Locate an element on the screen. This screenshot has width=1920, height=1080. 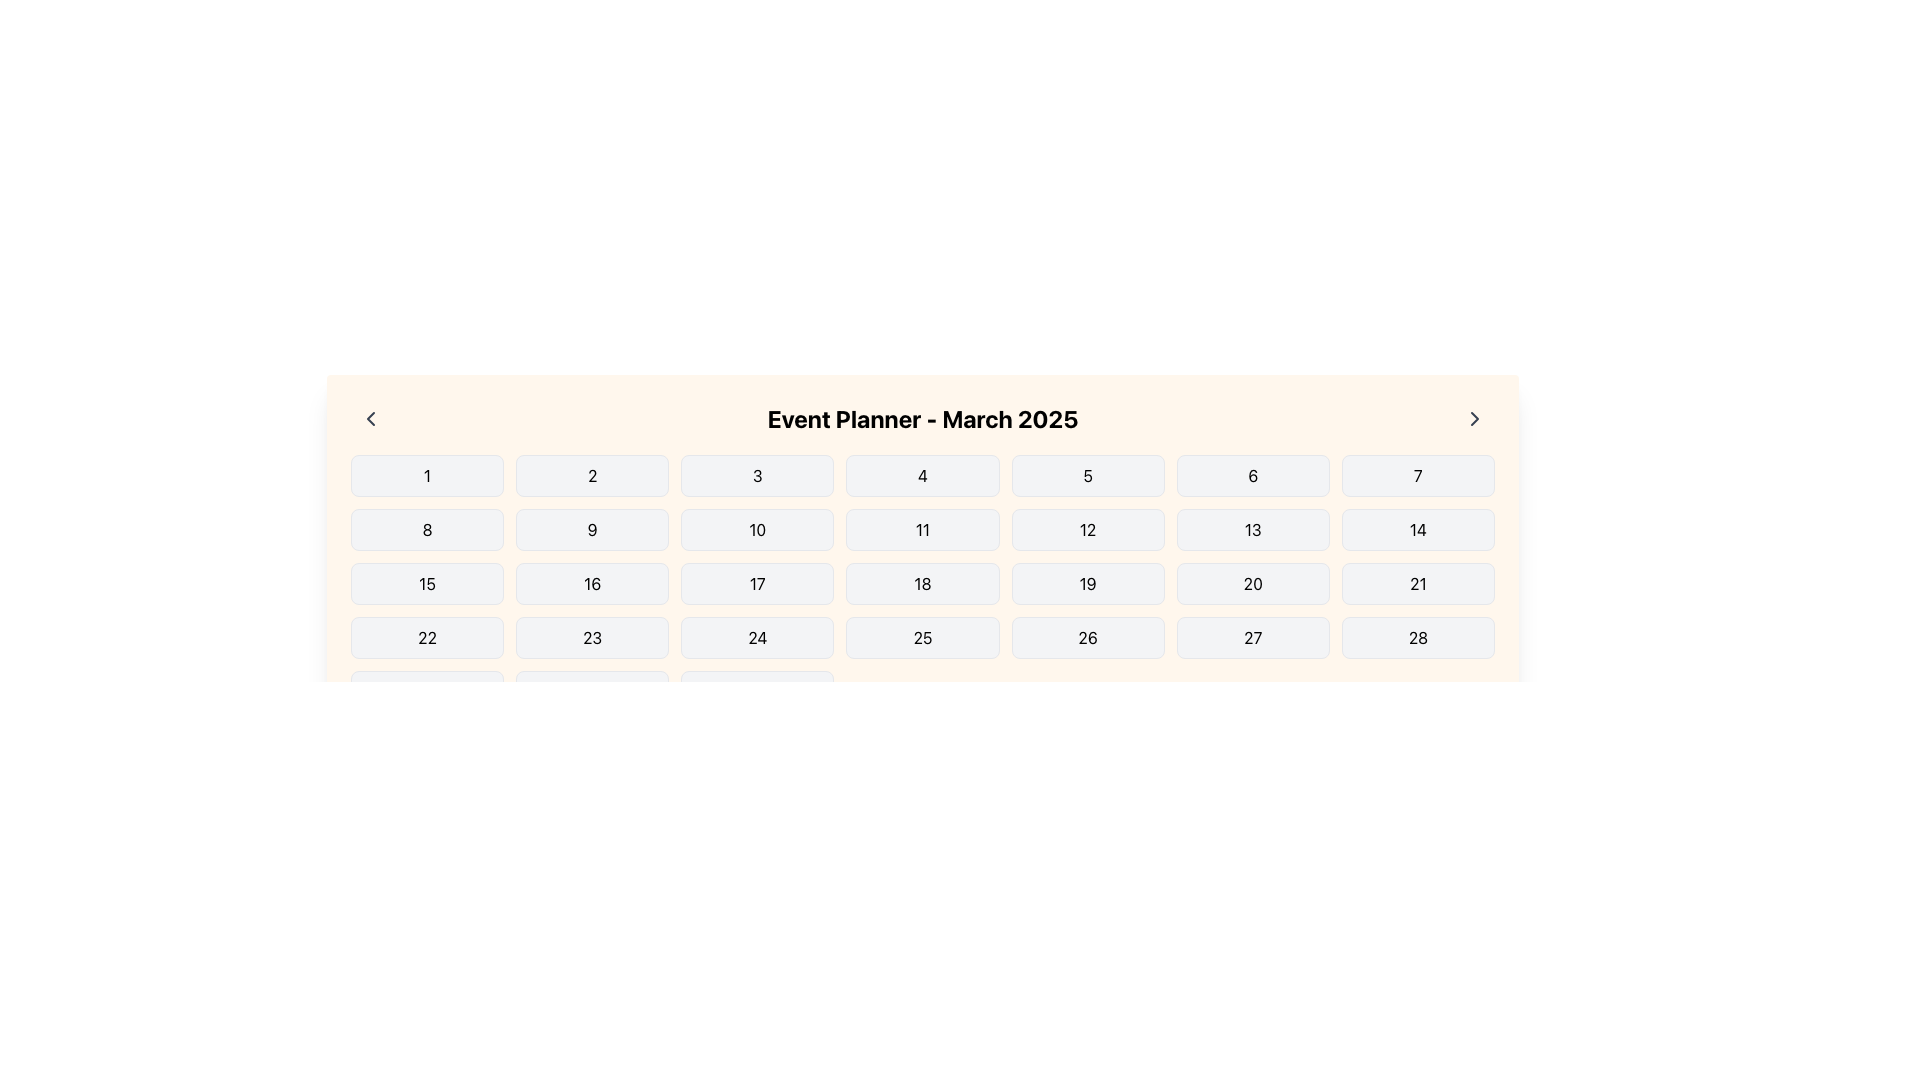
the Button-like calendar cell displaying '9' is located at coordinates (591, 528).